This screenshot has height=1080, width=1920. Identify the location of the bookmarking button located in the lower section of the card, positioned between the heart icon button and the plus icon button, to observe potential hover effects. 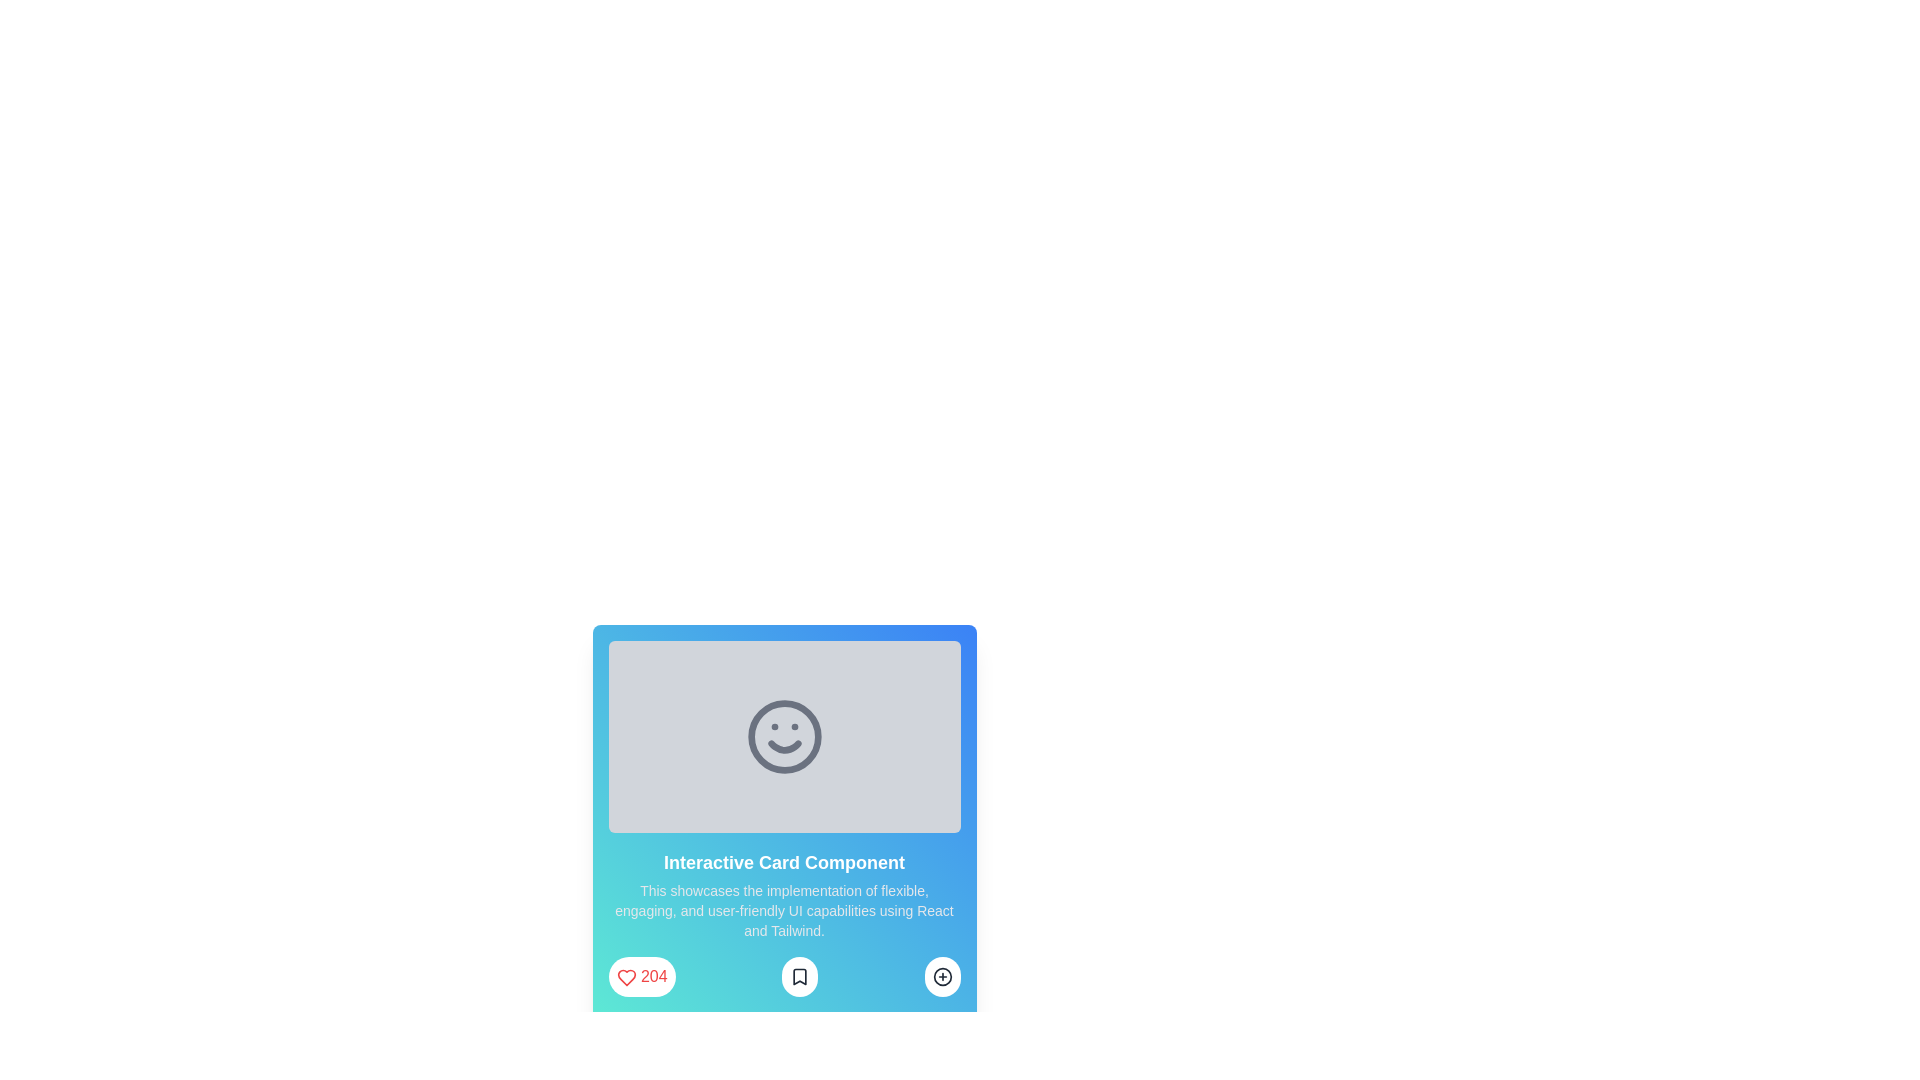
(783, 975).